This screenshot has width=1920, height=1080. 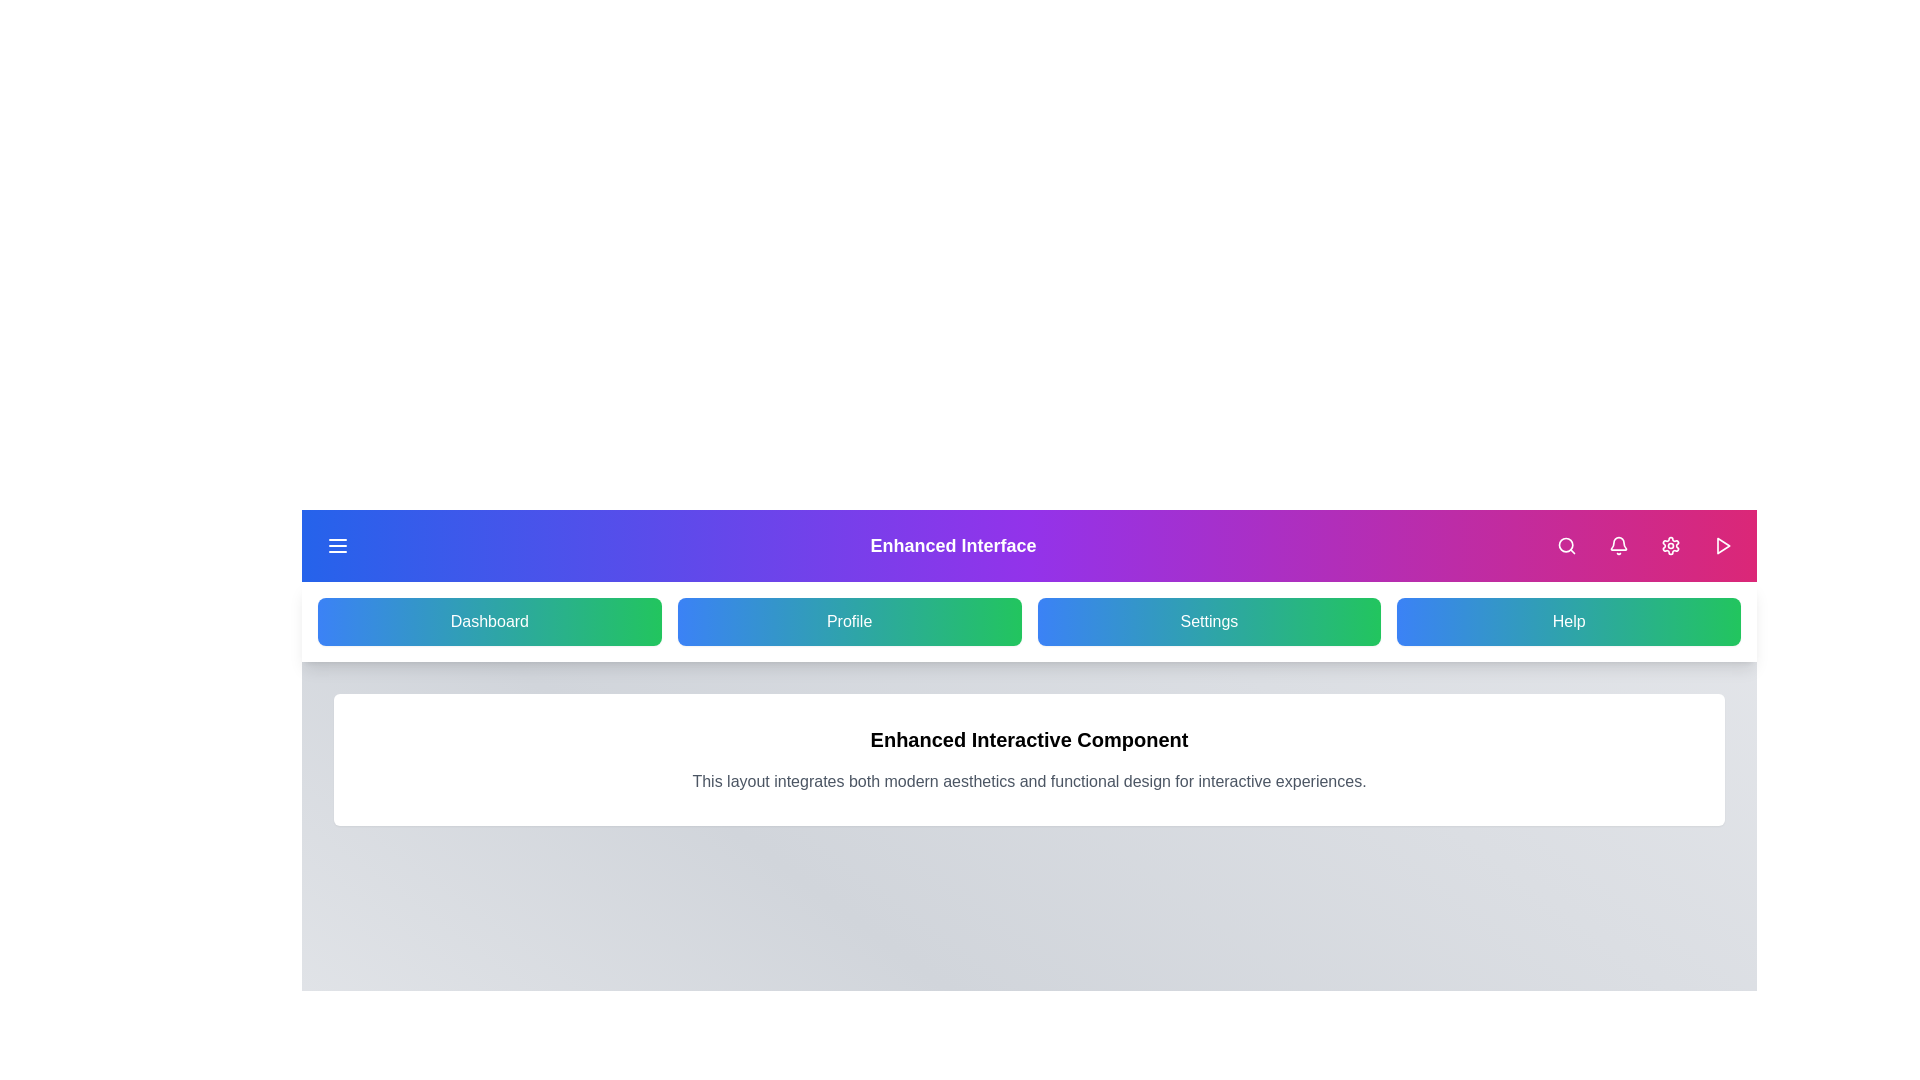 What do you see at coordinates (489, 620) in the screenshot?
I see `the 'Dashboard' navigation button` at bounding box center [489, 620].